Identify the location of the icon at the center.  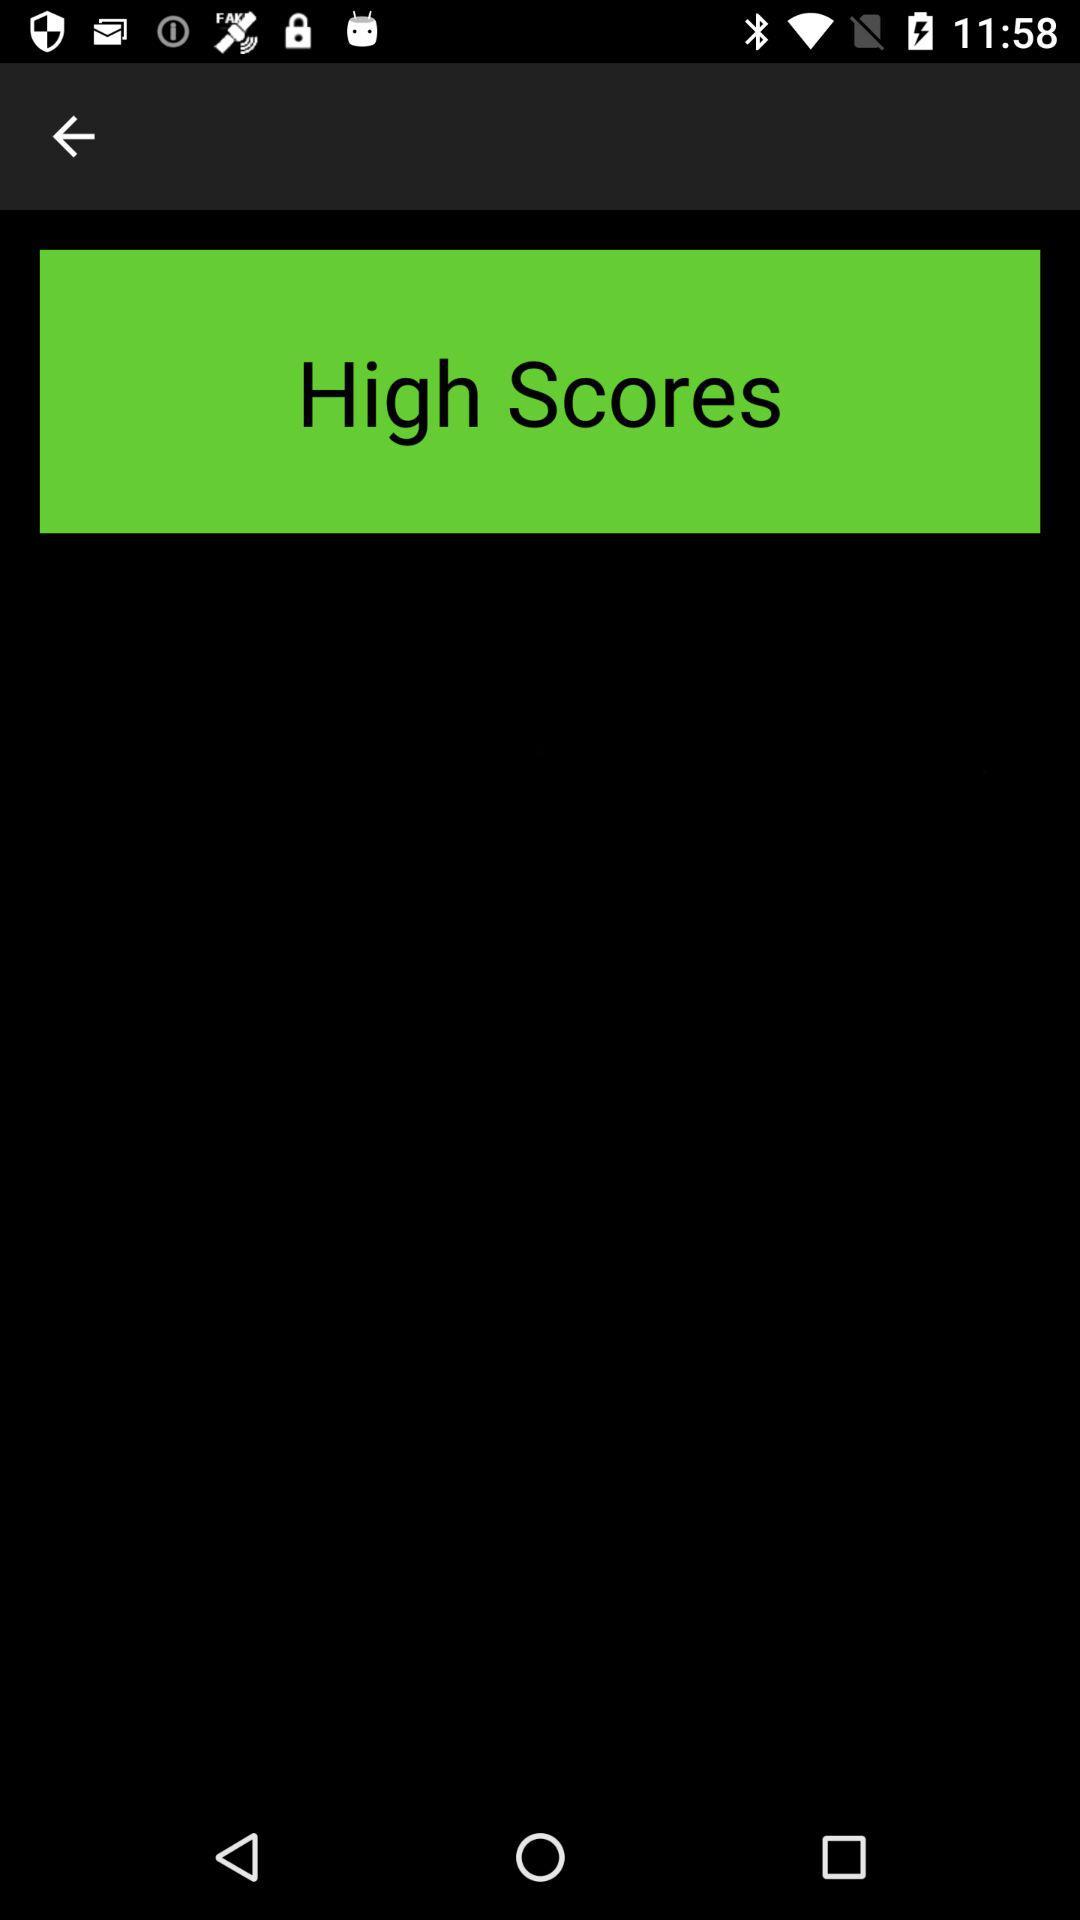
(540, 1183).